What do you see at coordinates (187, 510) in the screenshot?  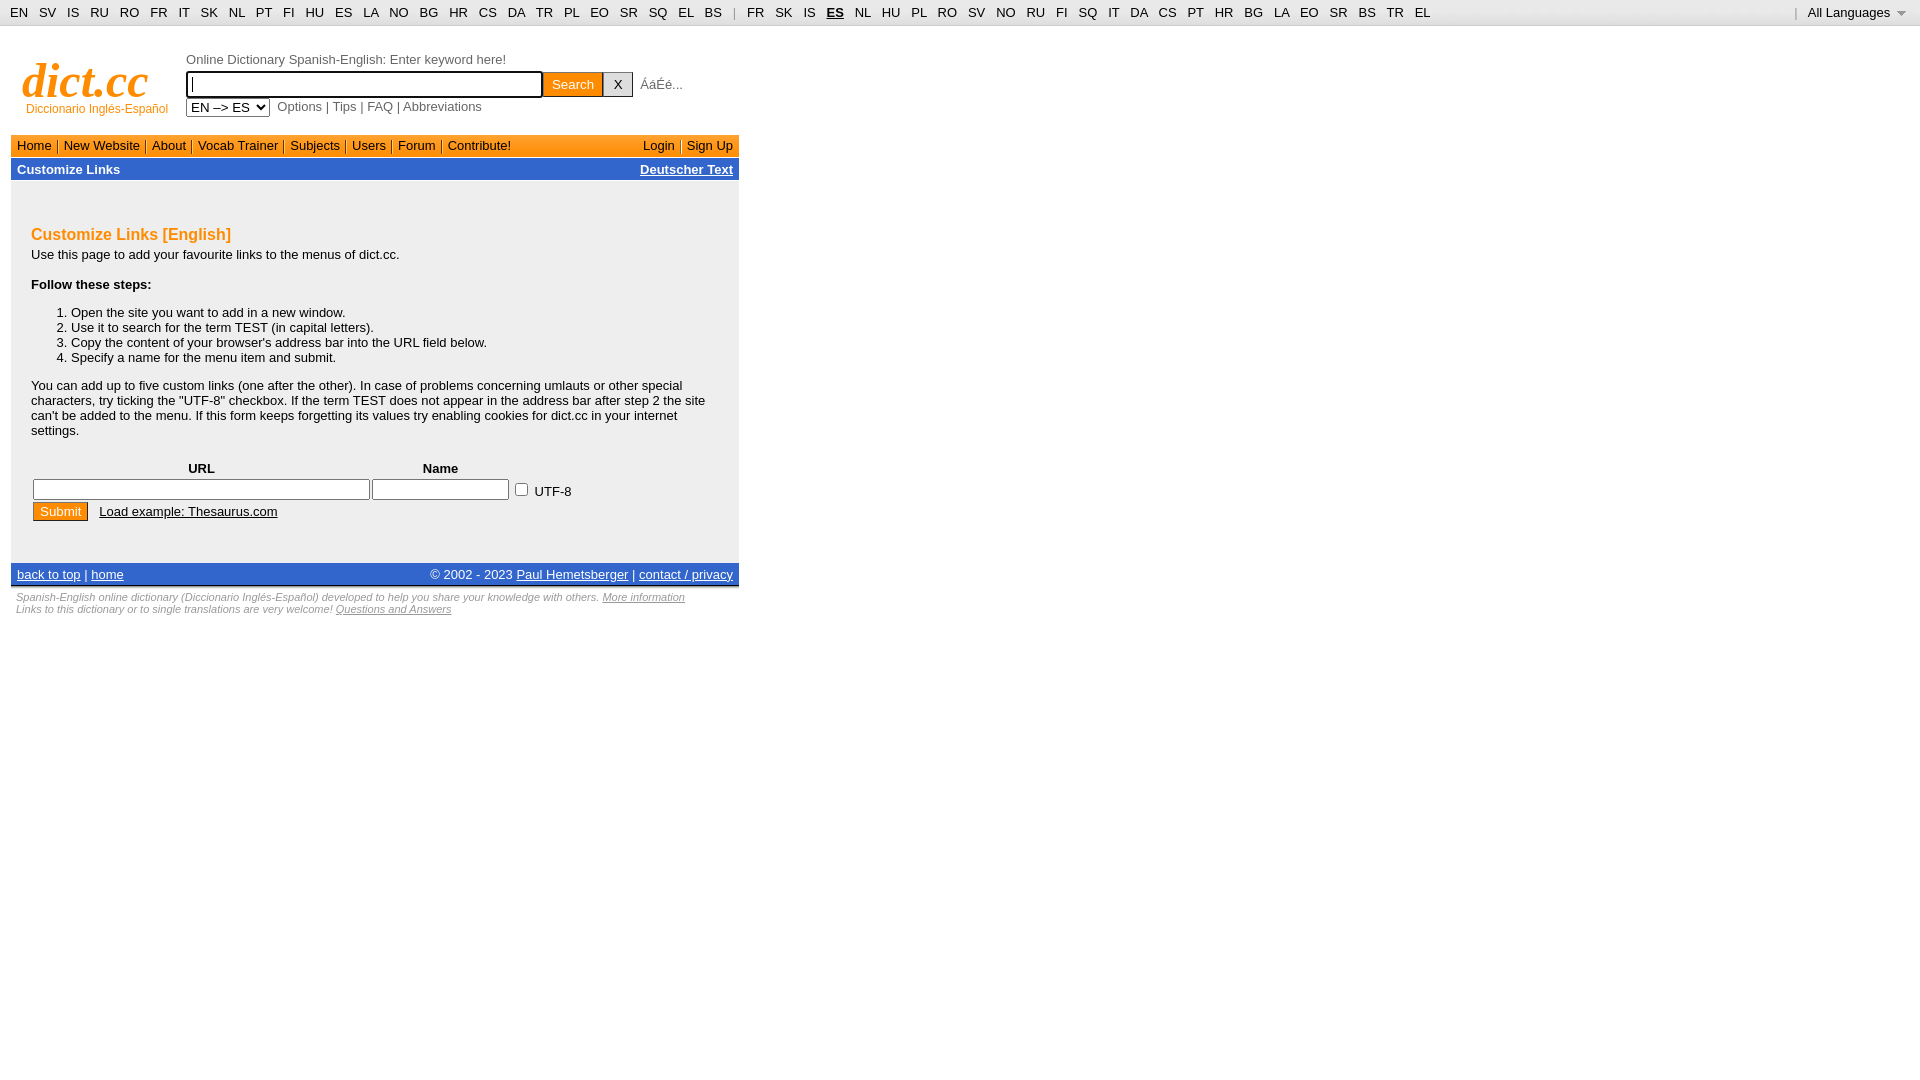 I see `'Load example: Thesaurus.com'` at bounding box center [187, 510].